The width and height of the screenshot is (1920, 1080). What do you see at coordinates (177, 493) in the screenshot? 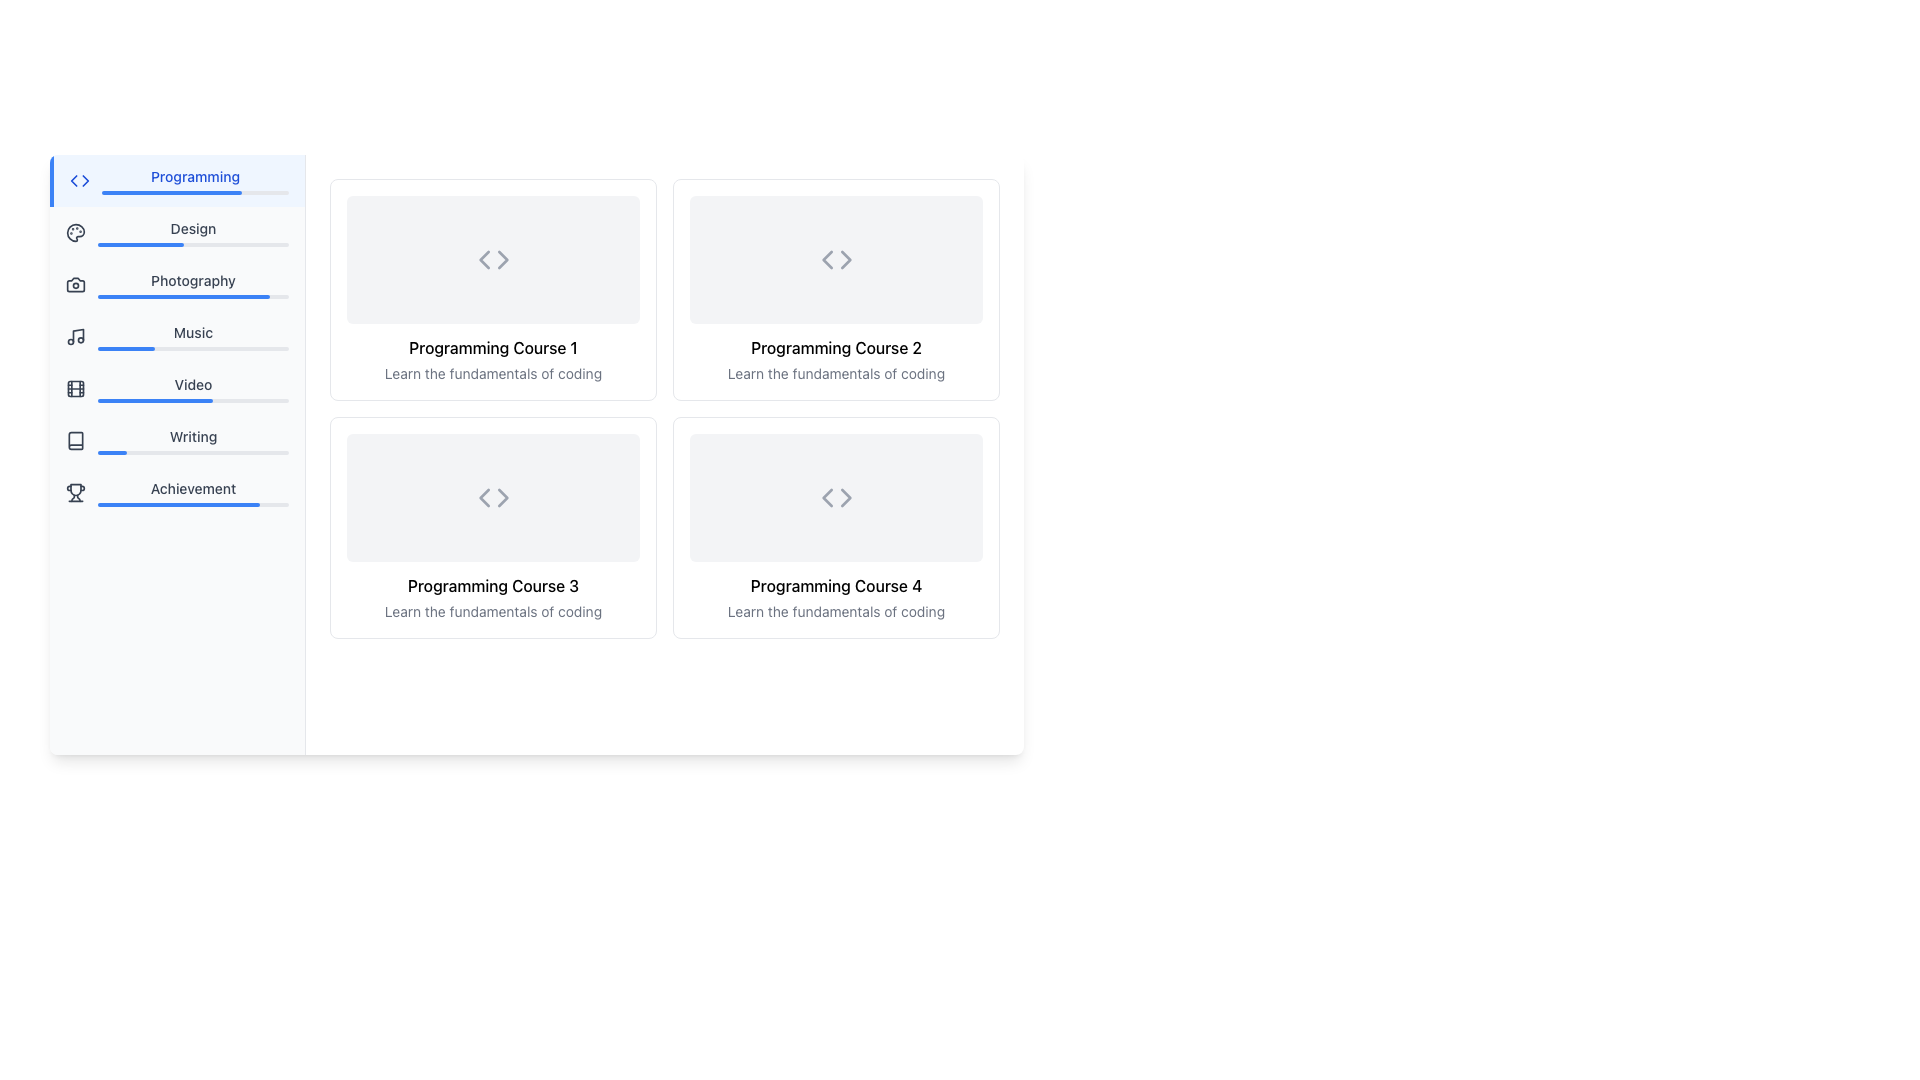
I see `the 'Achievement' menu item, which is the seventh item in the vertical list of menu items on the left-hand sidebar` at bounding box center [177, 493].